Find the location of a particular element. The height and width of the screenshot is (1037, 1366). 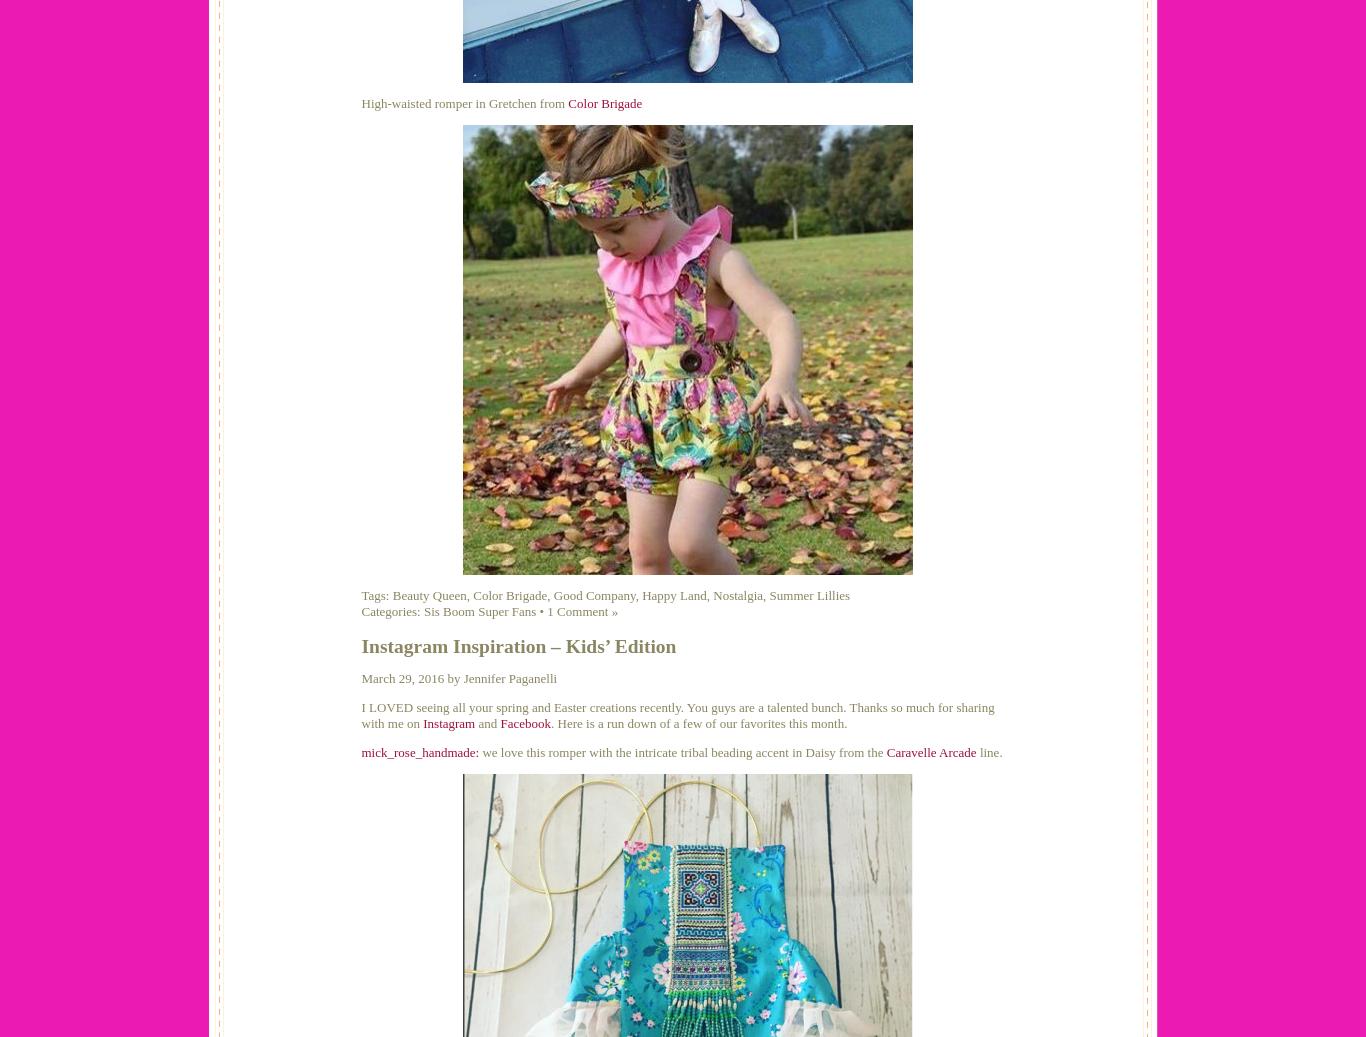

'1 Comment »' is located at coordinates (581, 611).